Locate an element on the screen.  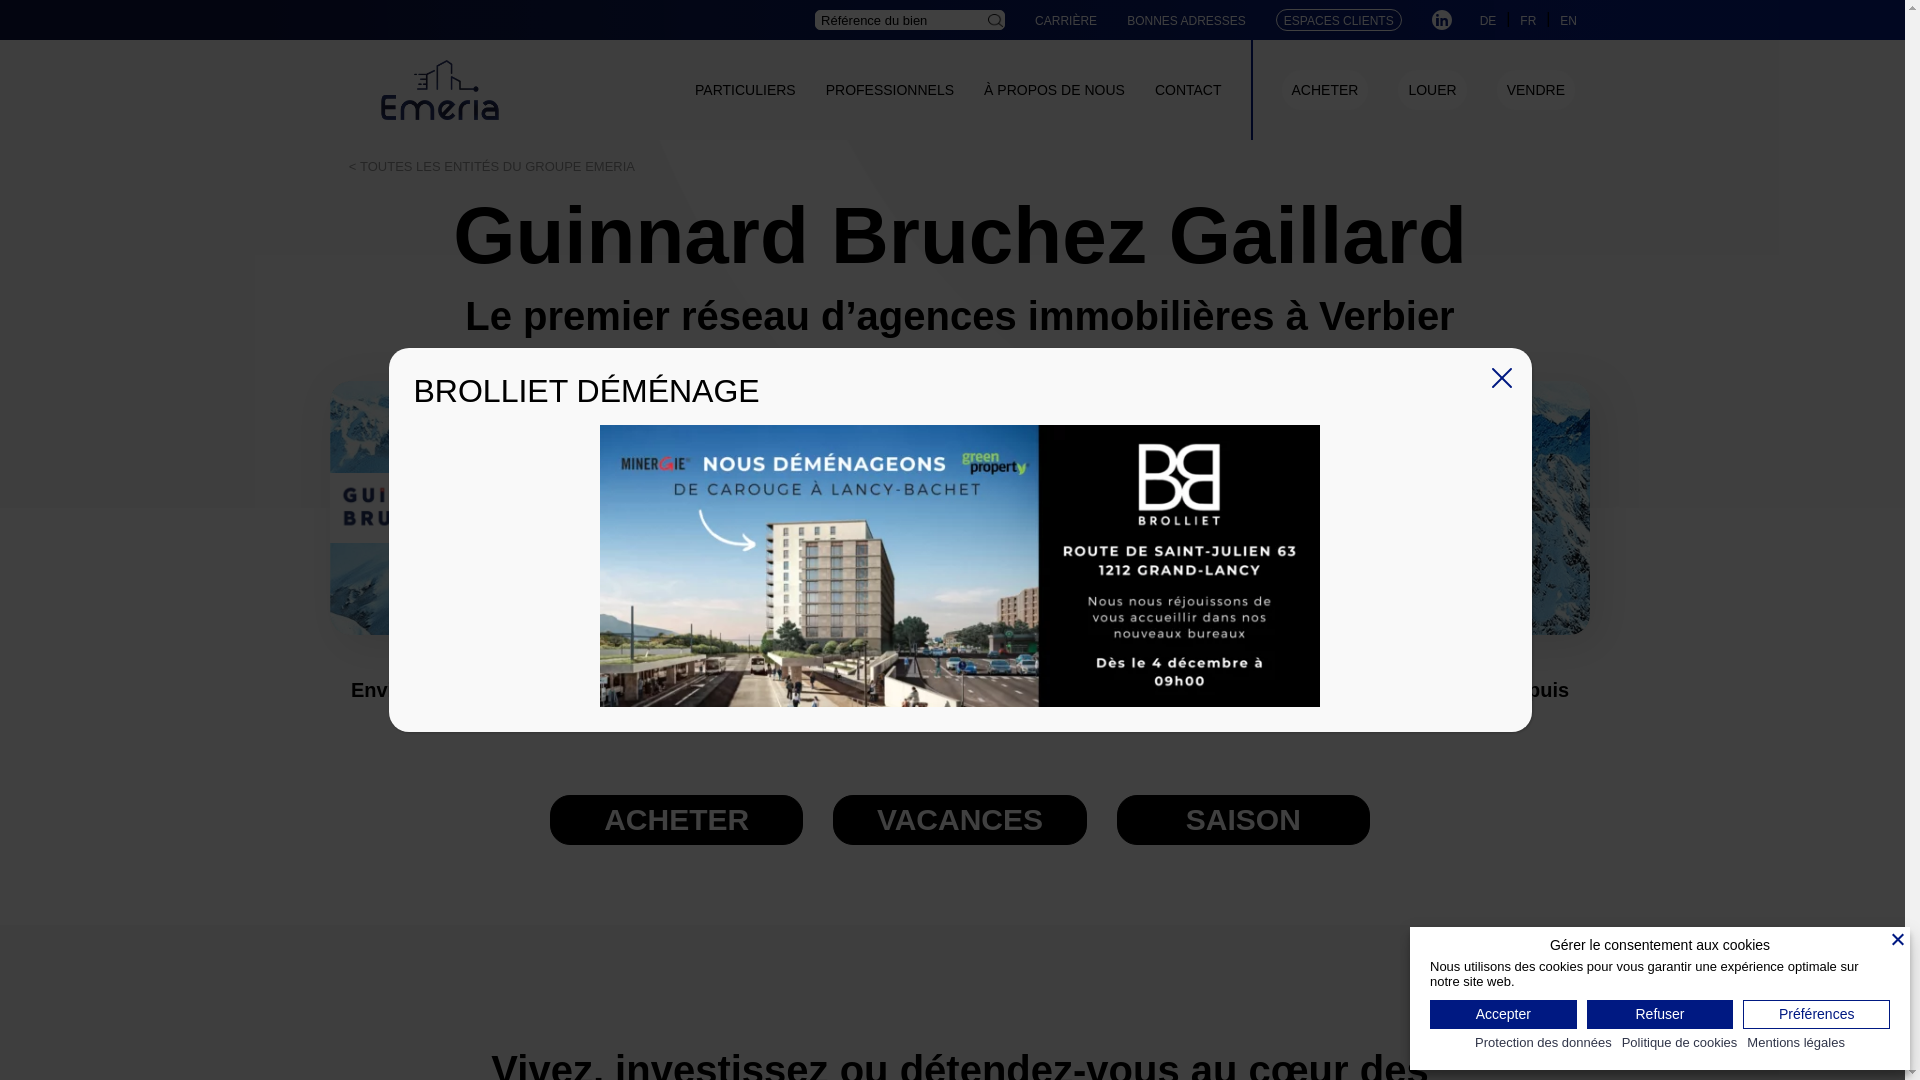
'VENDRE' is located at coordinates (1535, 88).